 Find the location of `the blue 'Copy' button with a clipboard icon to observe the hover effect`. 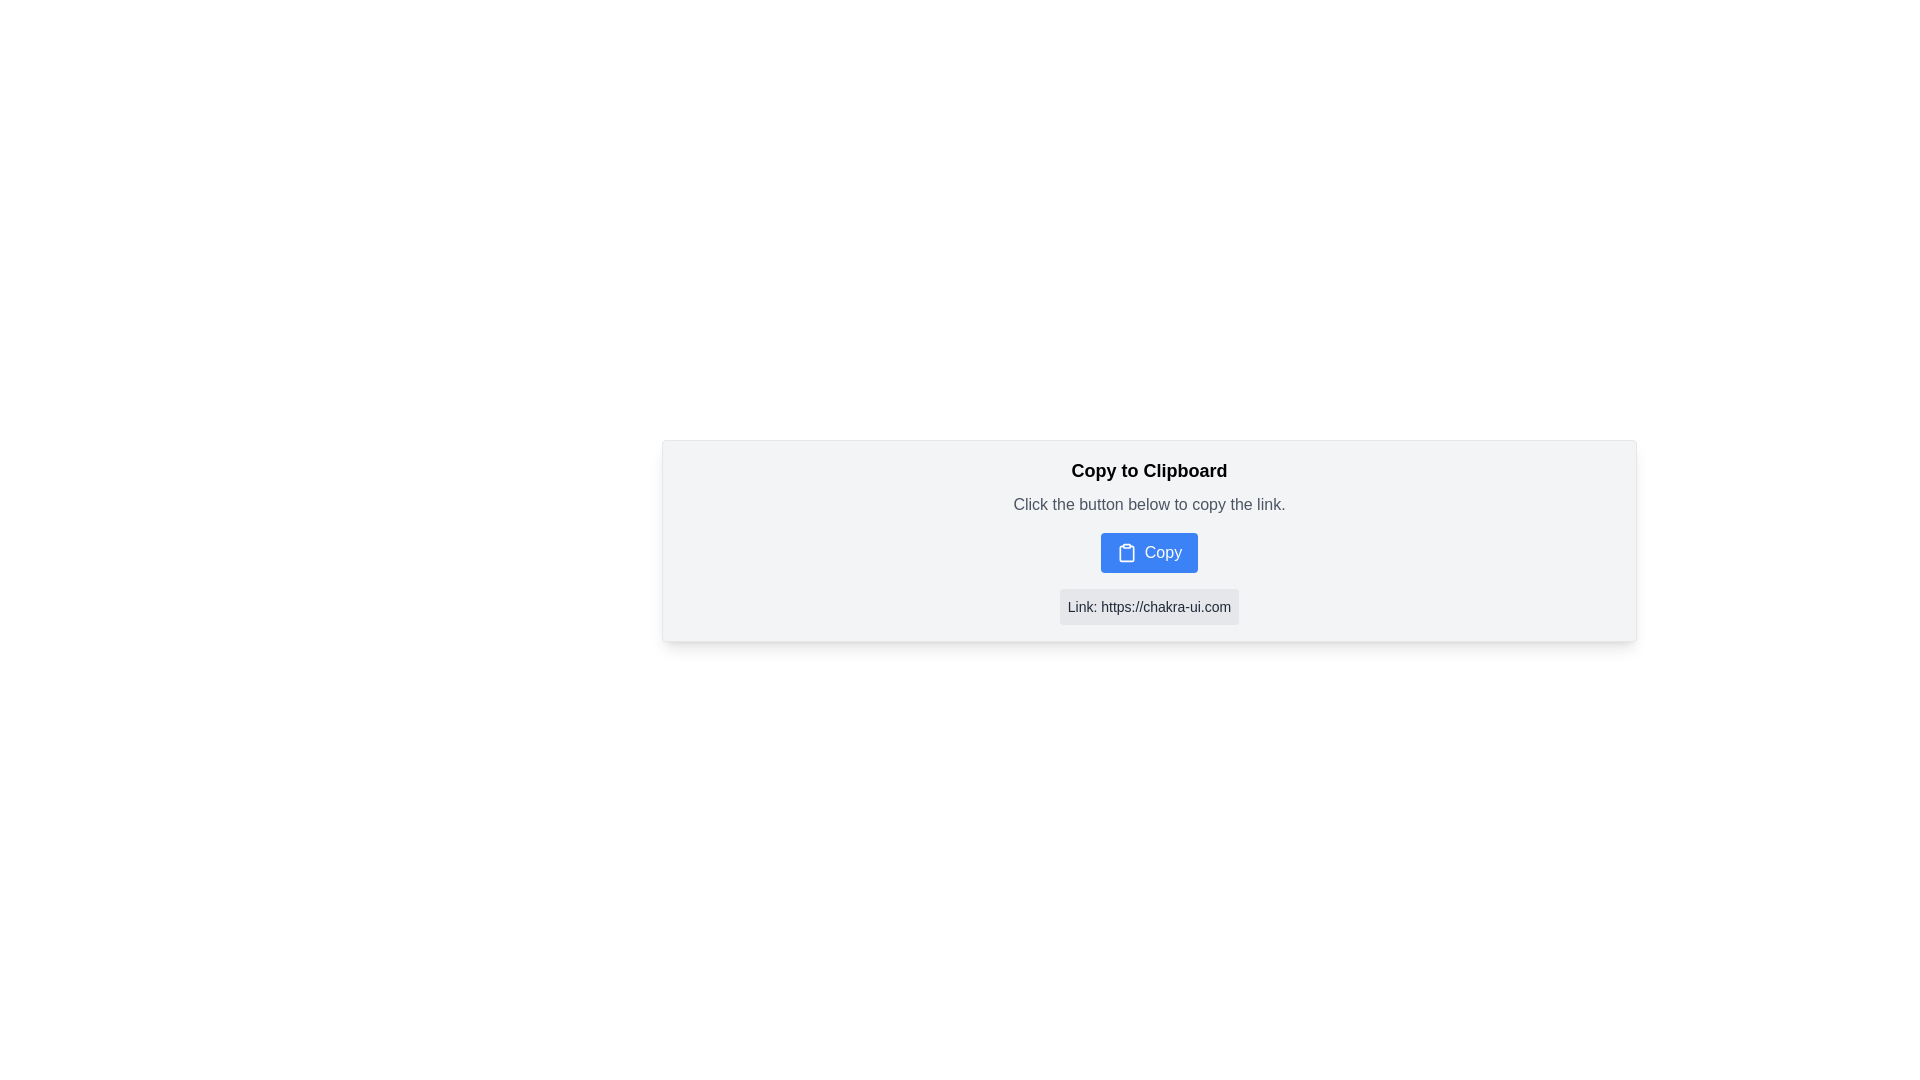

the blue 'Copy' button with a clipboard icon to observe the hover effect is located at coordinates (1149, 552).